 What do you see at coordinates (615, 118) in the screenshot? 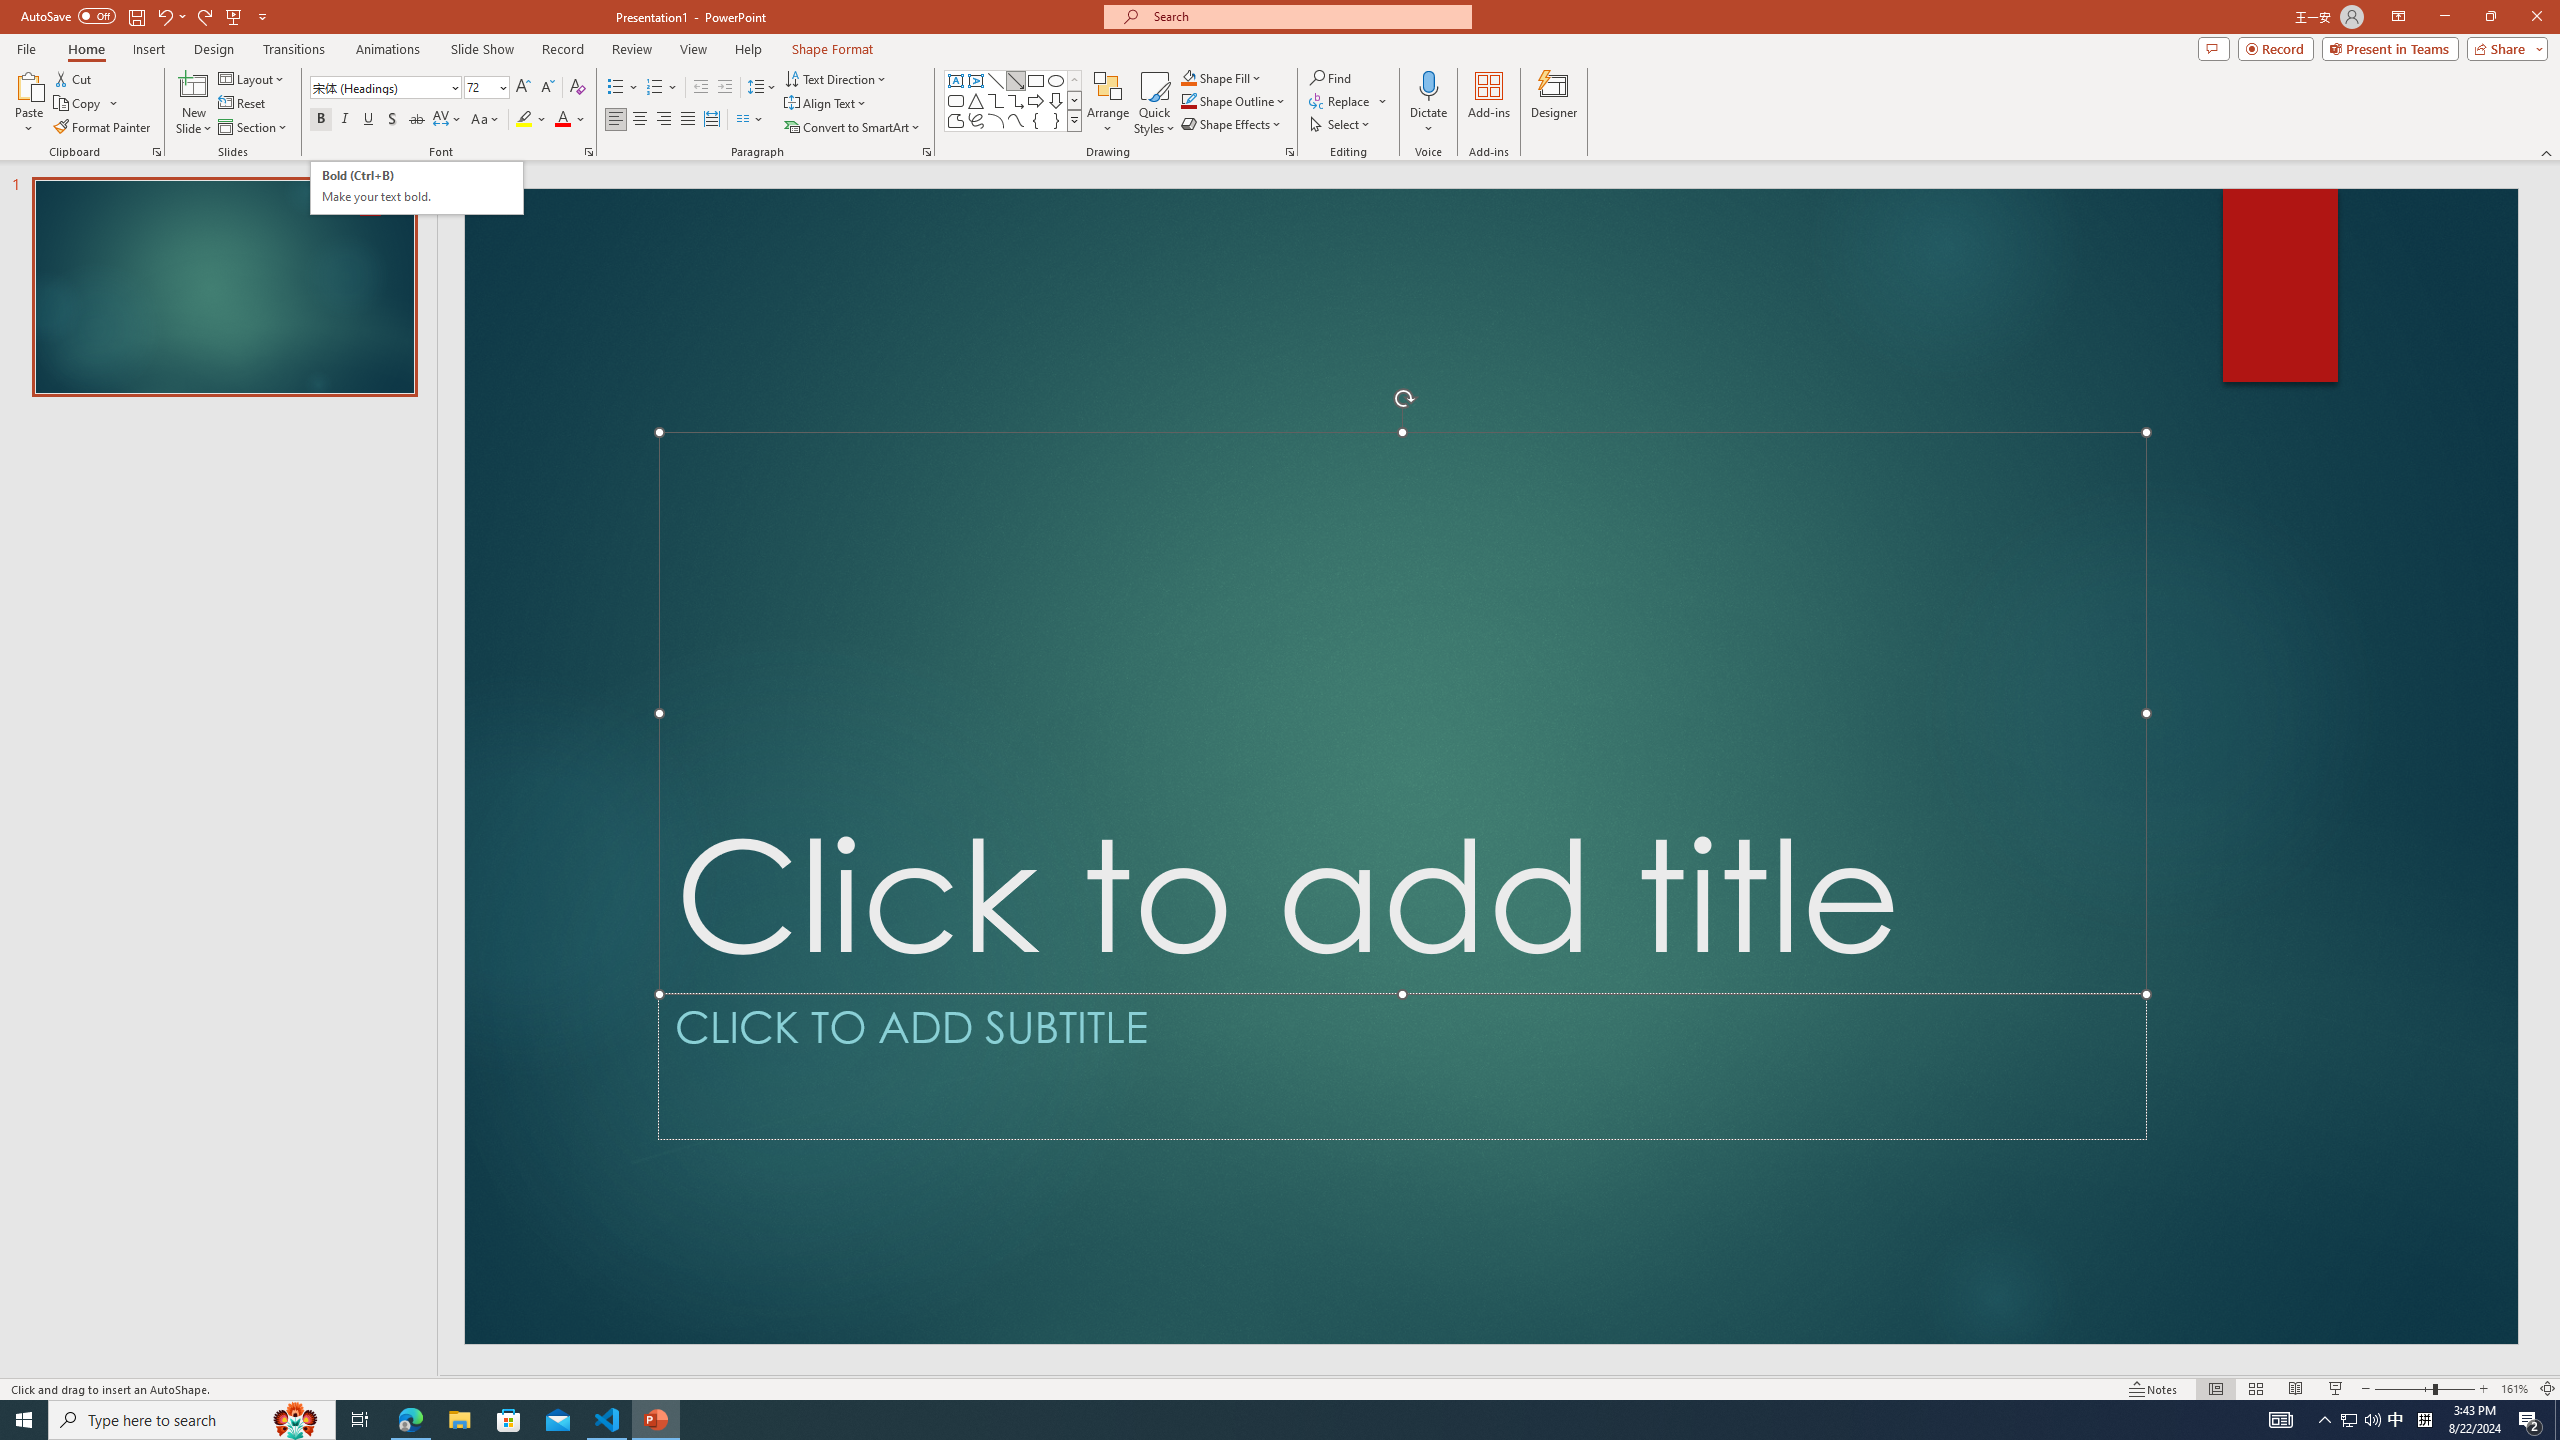
I see `'Align Left'` at bounding box center [615, 118].